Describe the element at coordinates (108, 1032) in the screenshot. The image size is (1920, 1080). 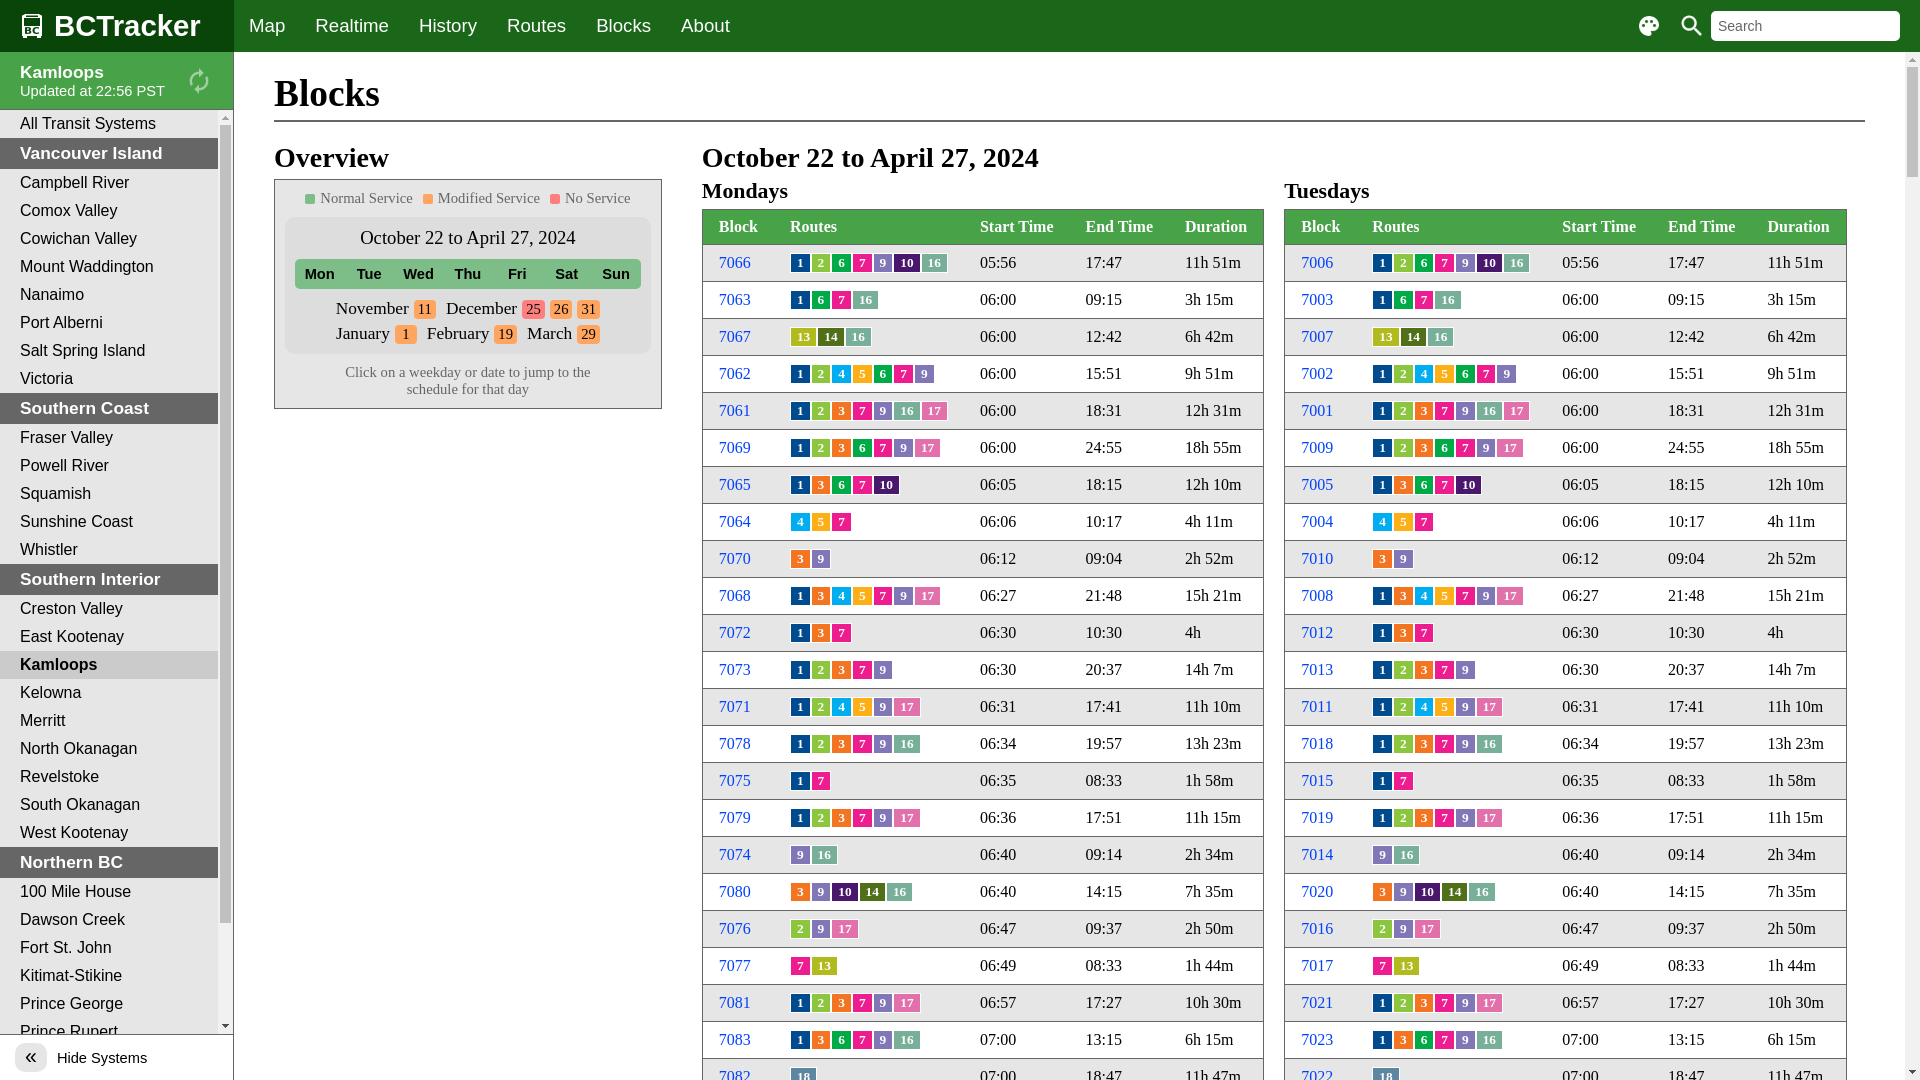
I see `'Prince Rupert'` at that location.